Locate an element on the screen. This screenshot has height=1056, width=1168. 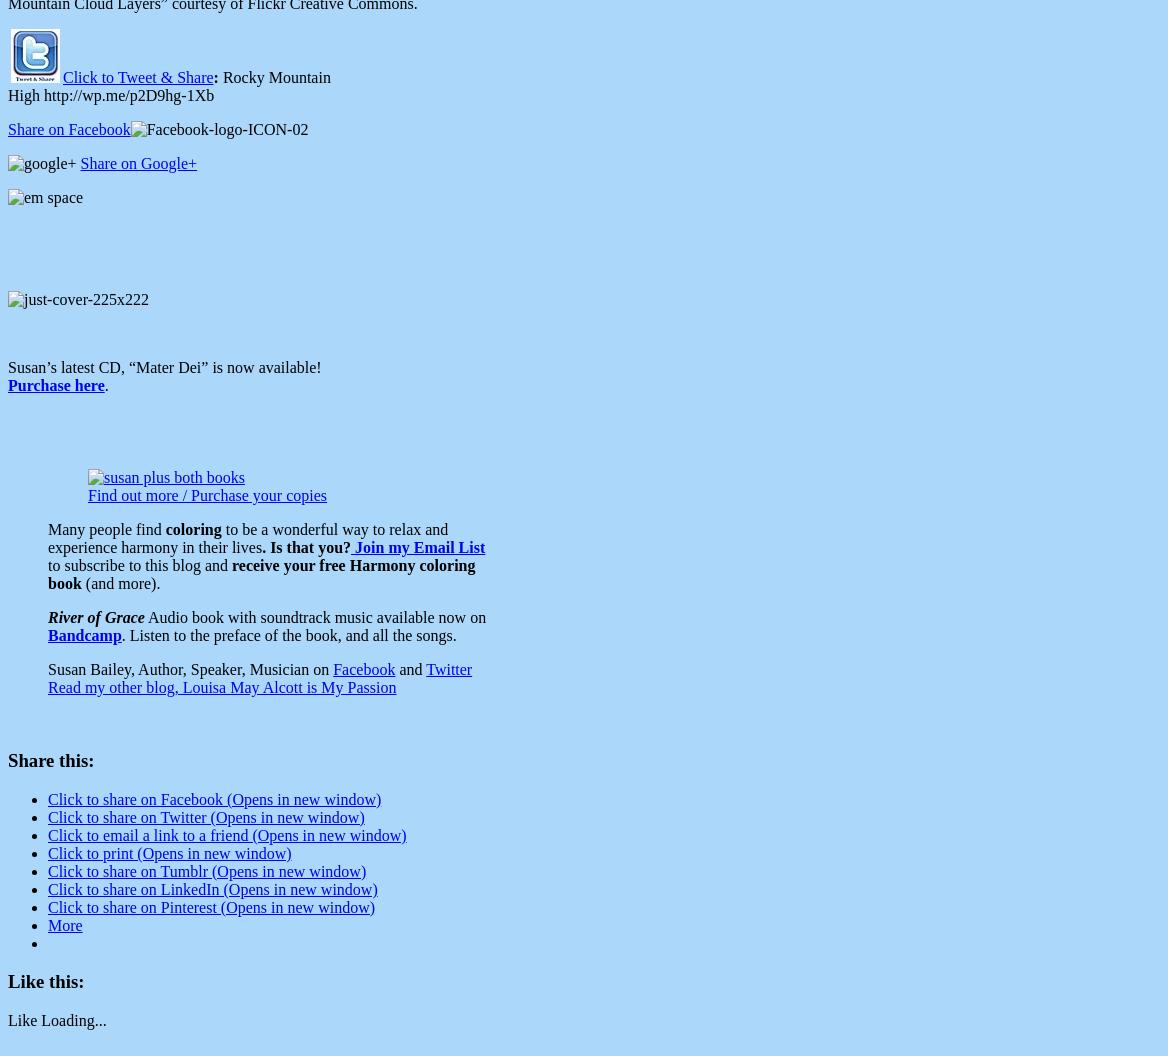
'Bandcamp' is located at coordinates (83, 634).